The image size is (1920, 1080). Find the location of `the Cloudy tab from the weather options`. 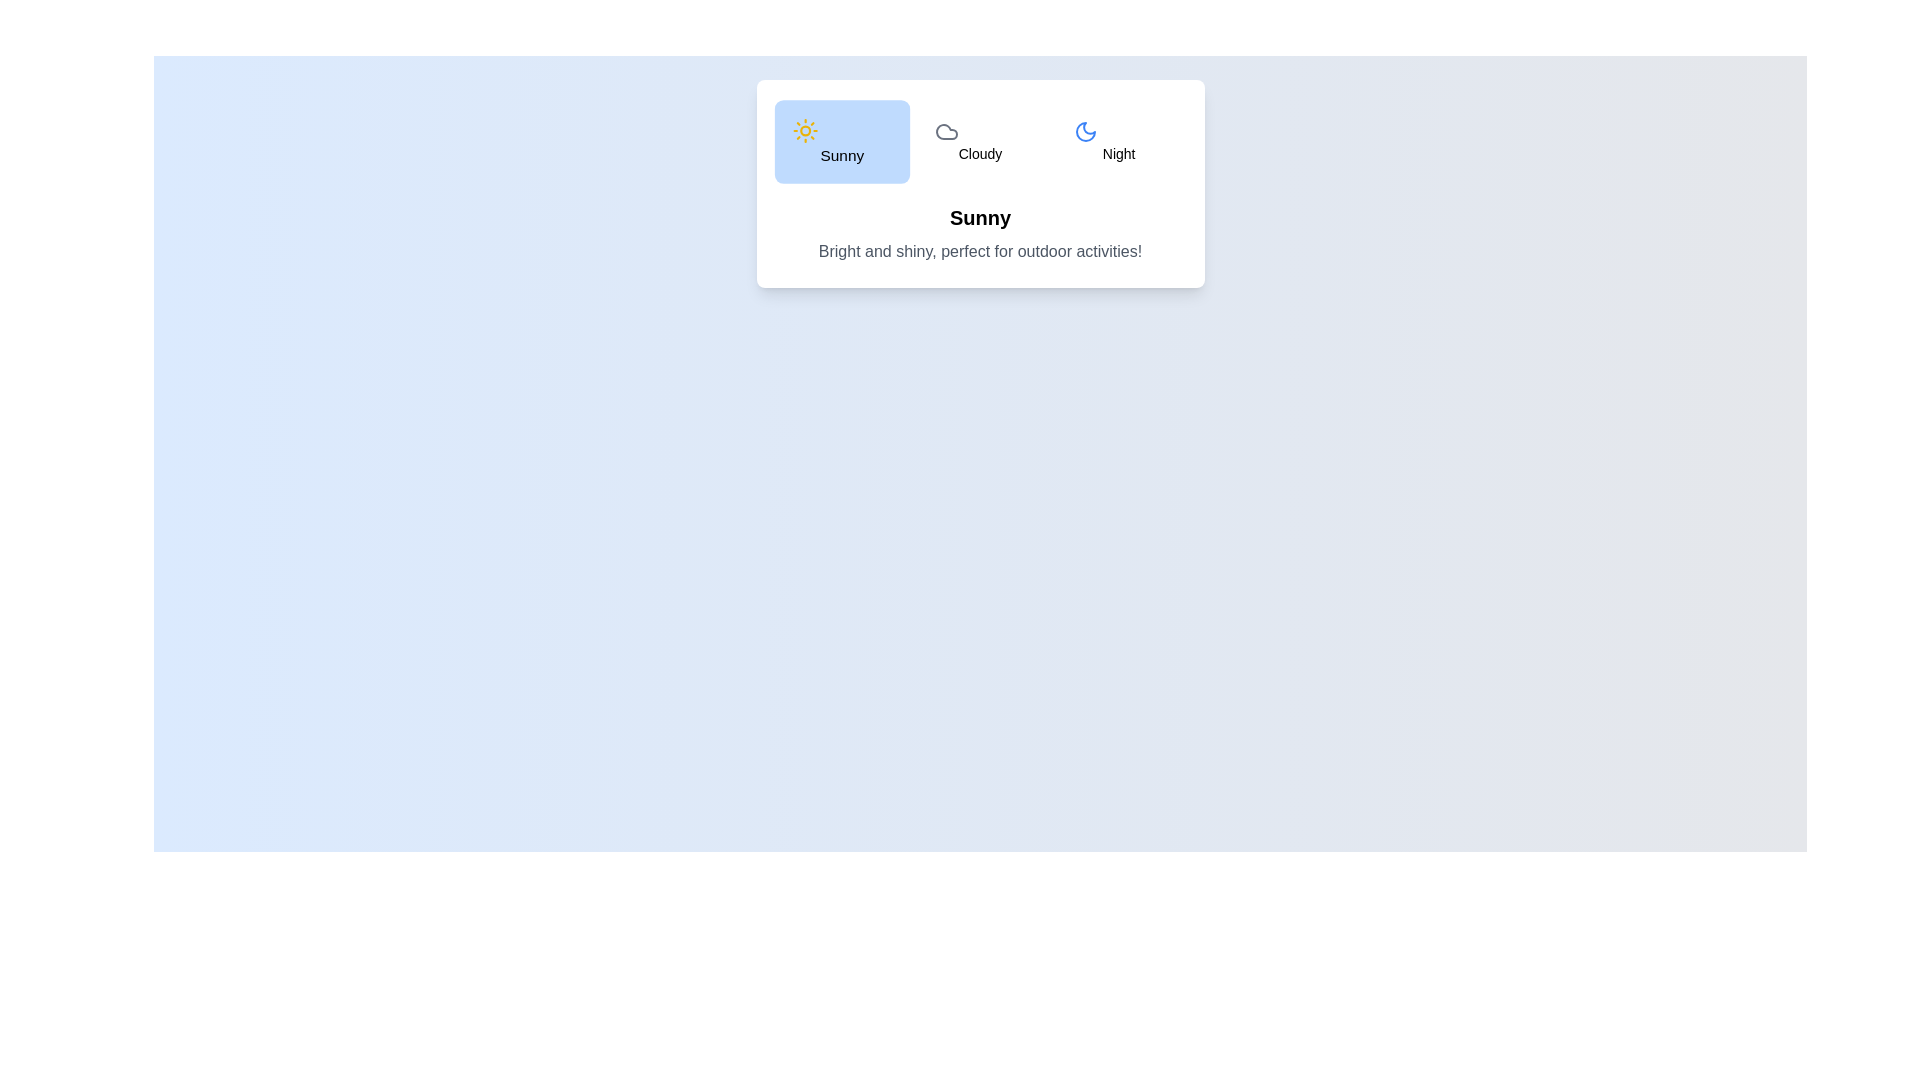

the Cloudy tab from the weather options is located at coordinates (980, 141).